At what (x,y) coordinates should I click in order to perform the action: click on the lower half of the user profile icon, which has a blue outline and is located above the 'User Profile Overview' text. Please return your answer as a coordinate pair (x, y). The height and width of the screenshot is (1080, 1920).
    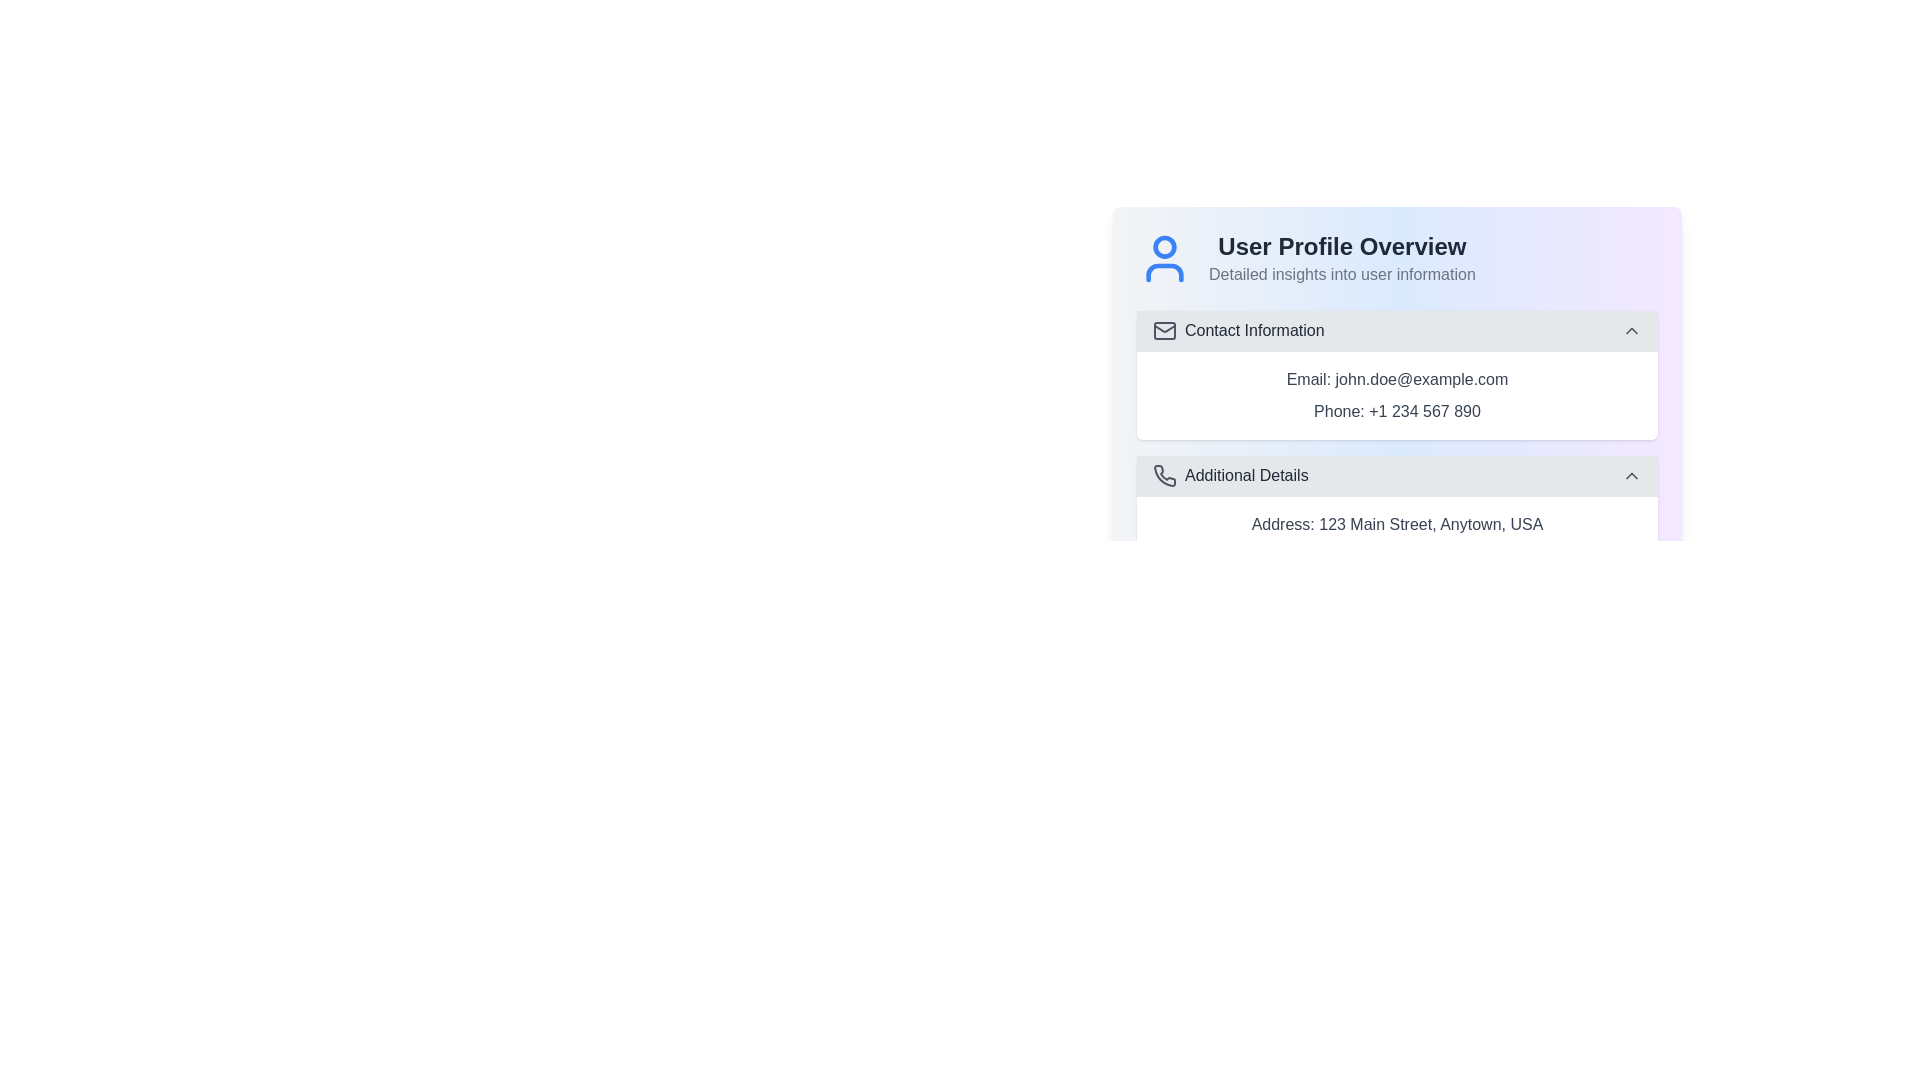
    Looking at the image, I should click on (1165, 273).